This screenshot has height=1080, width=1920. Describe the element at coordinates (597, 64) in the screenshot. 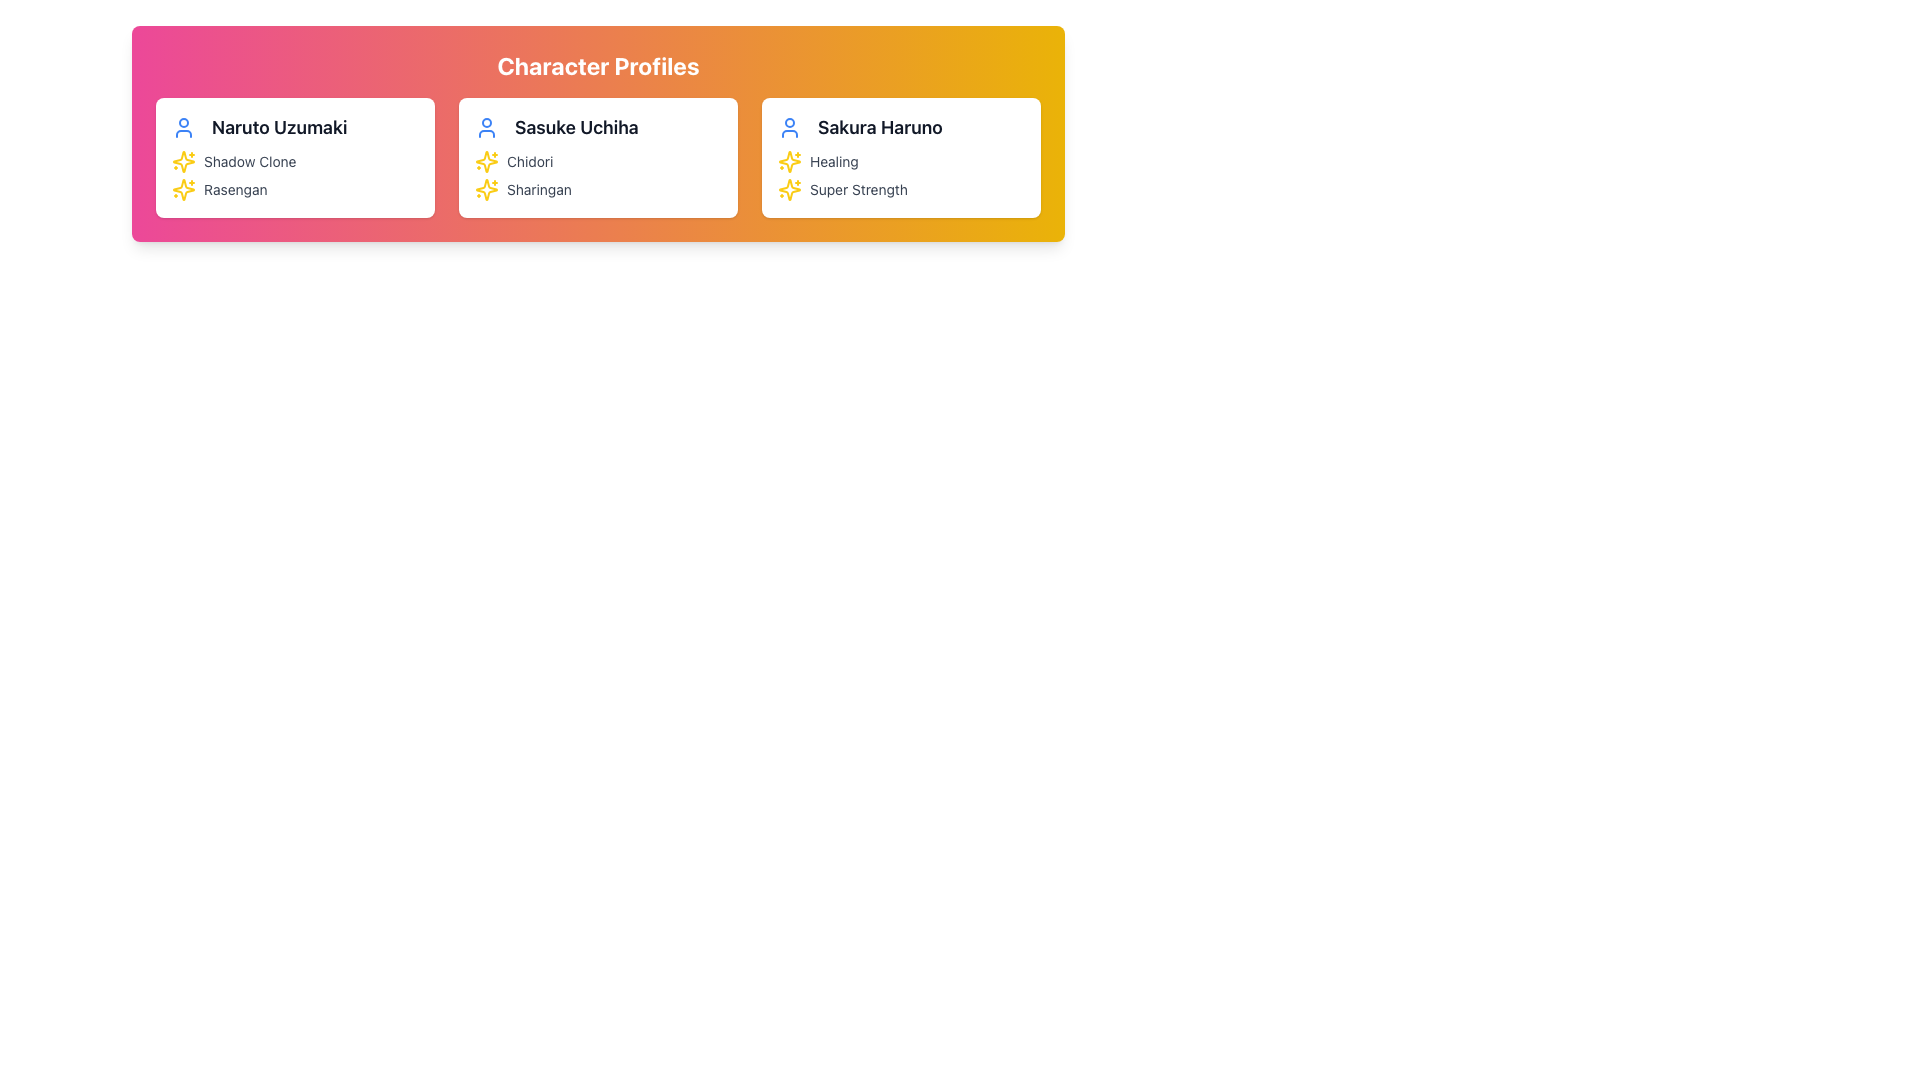

I see `the heading text label 'Character Profiles' which is prominently displayed in bold white font against a gradient pink to yellow background` at that location.